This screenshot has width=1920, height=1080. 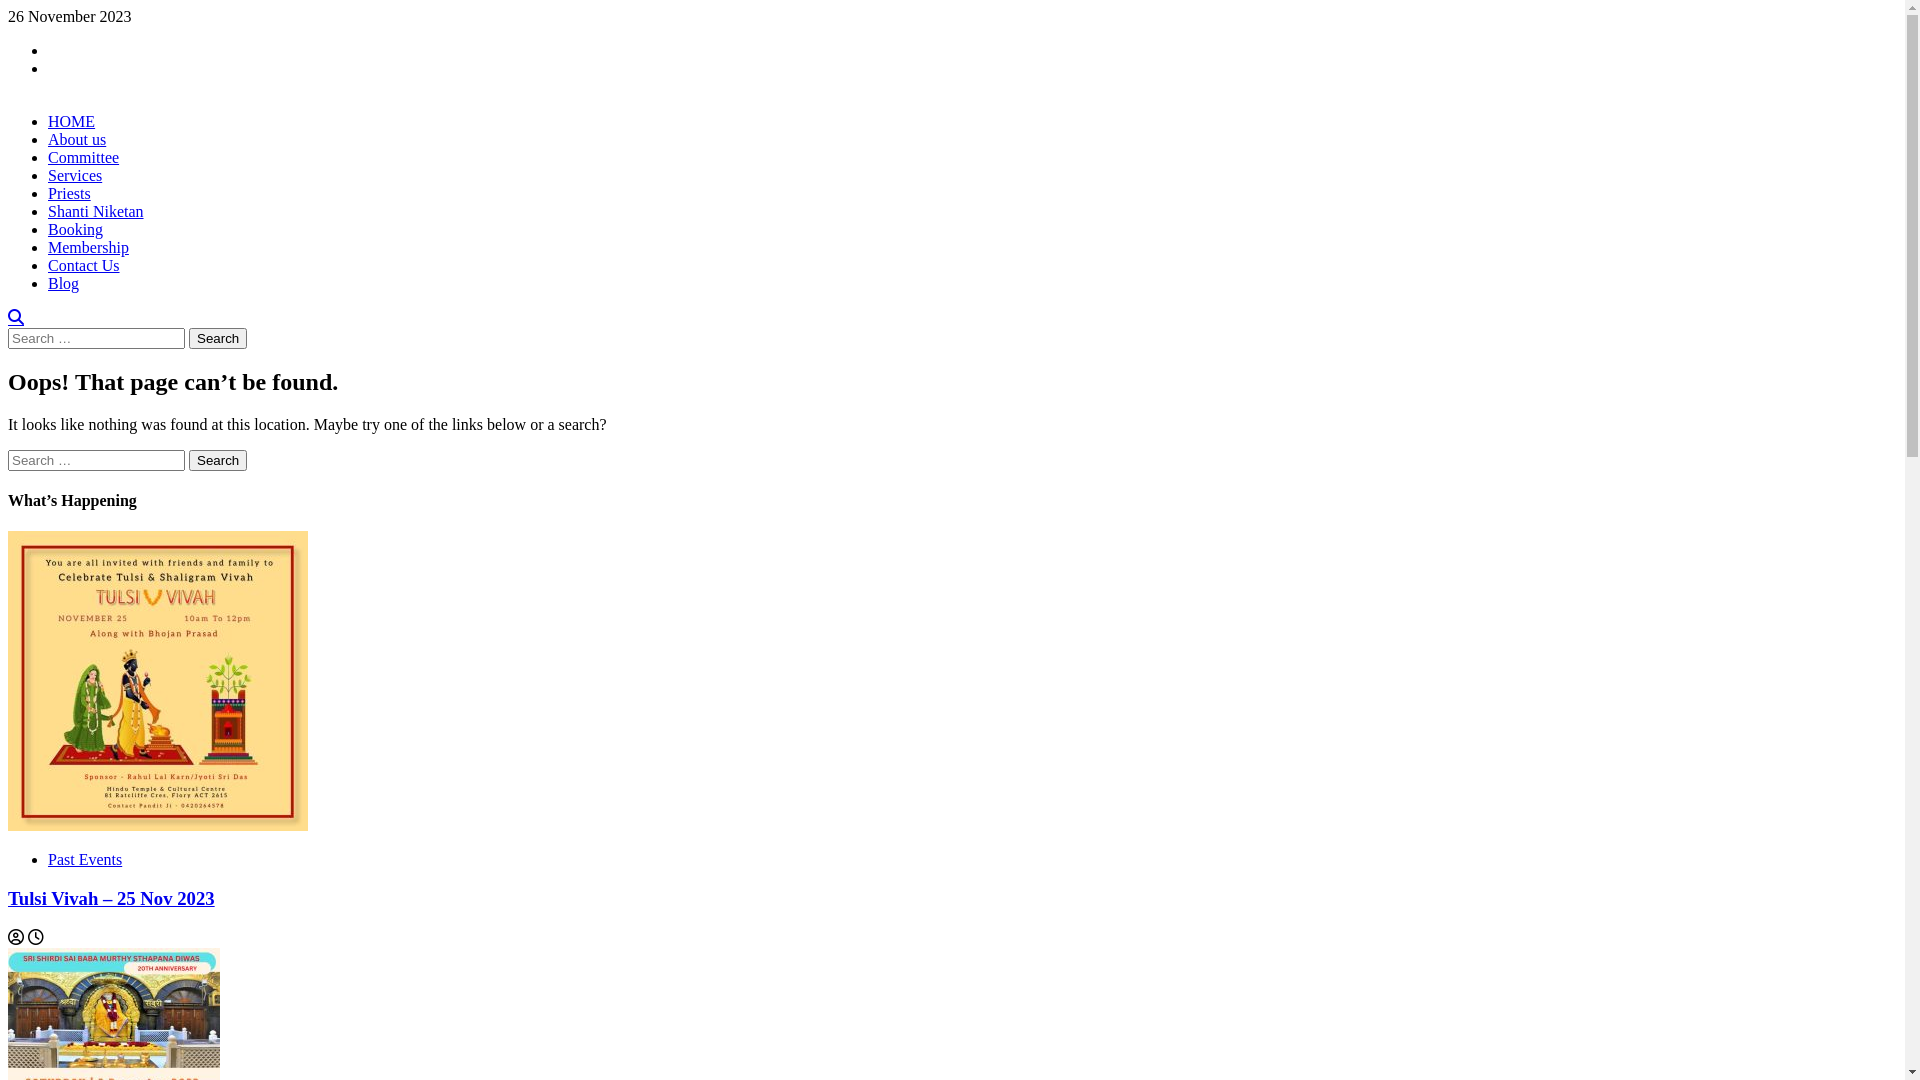 I want to click on 'Priests', so click(x=69, y=193).